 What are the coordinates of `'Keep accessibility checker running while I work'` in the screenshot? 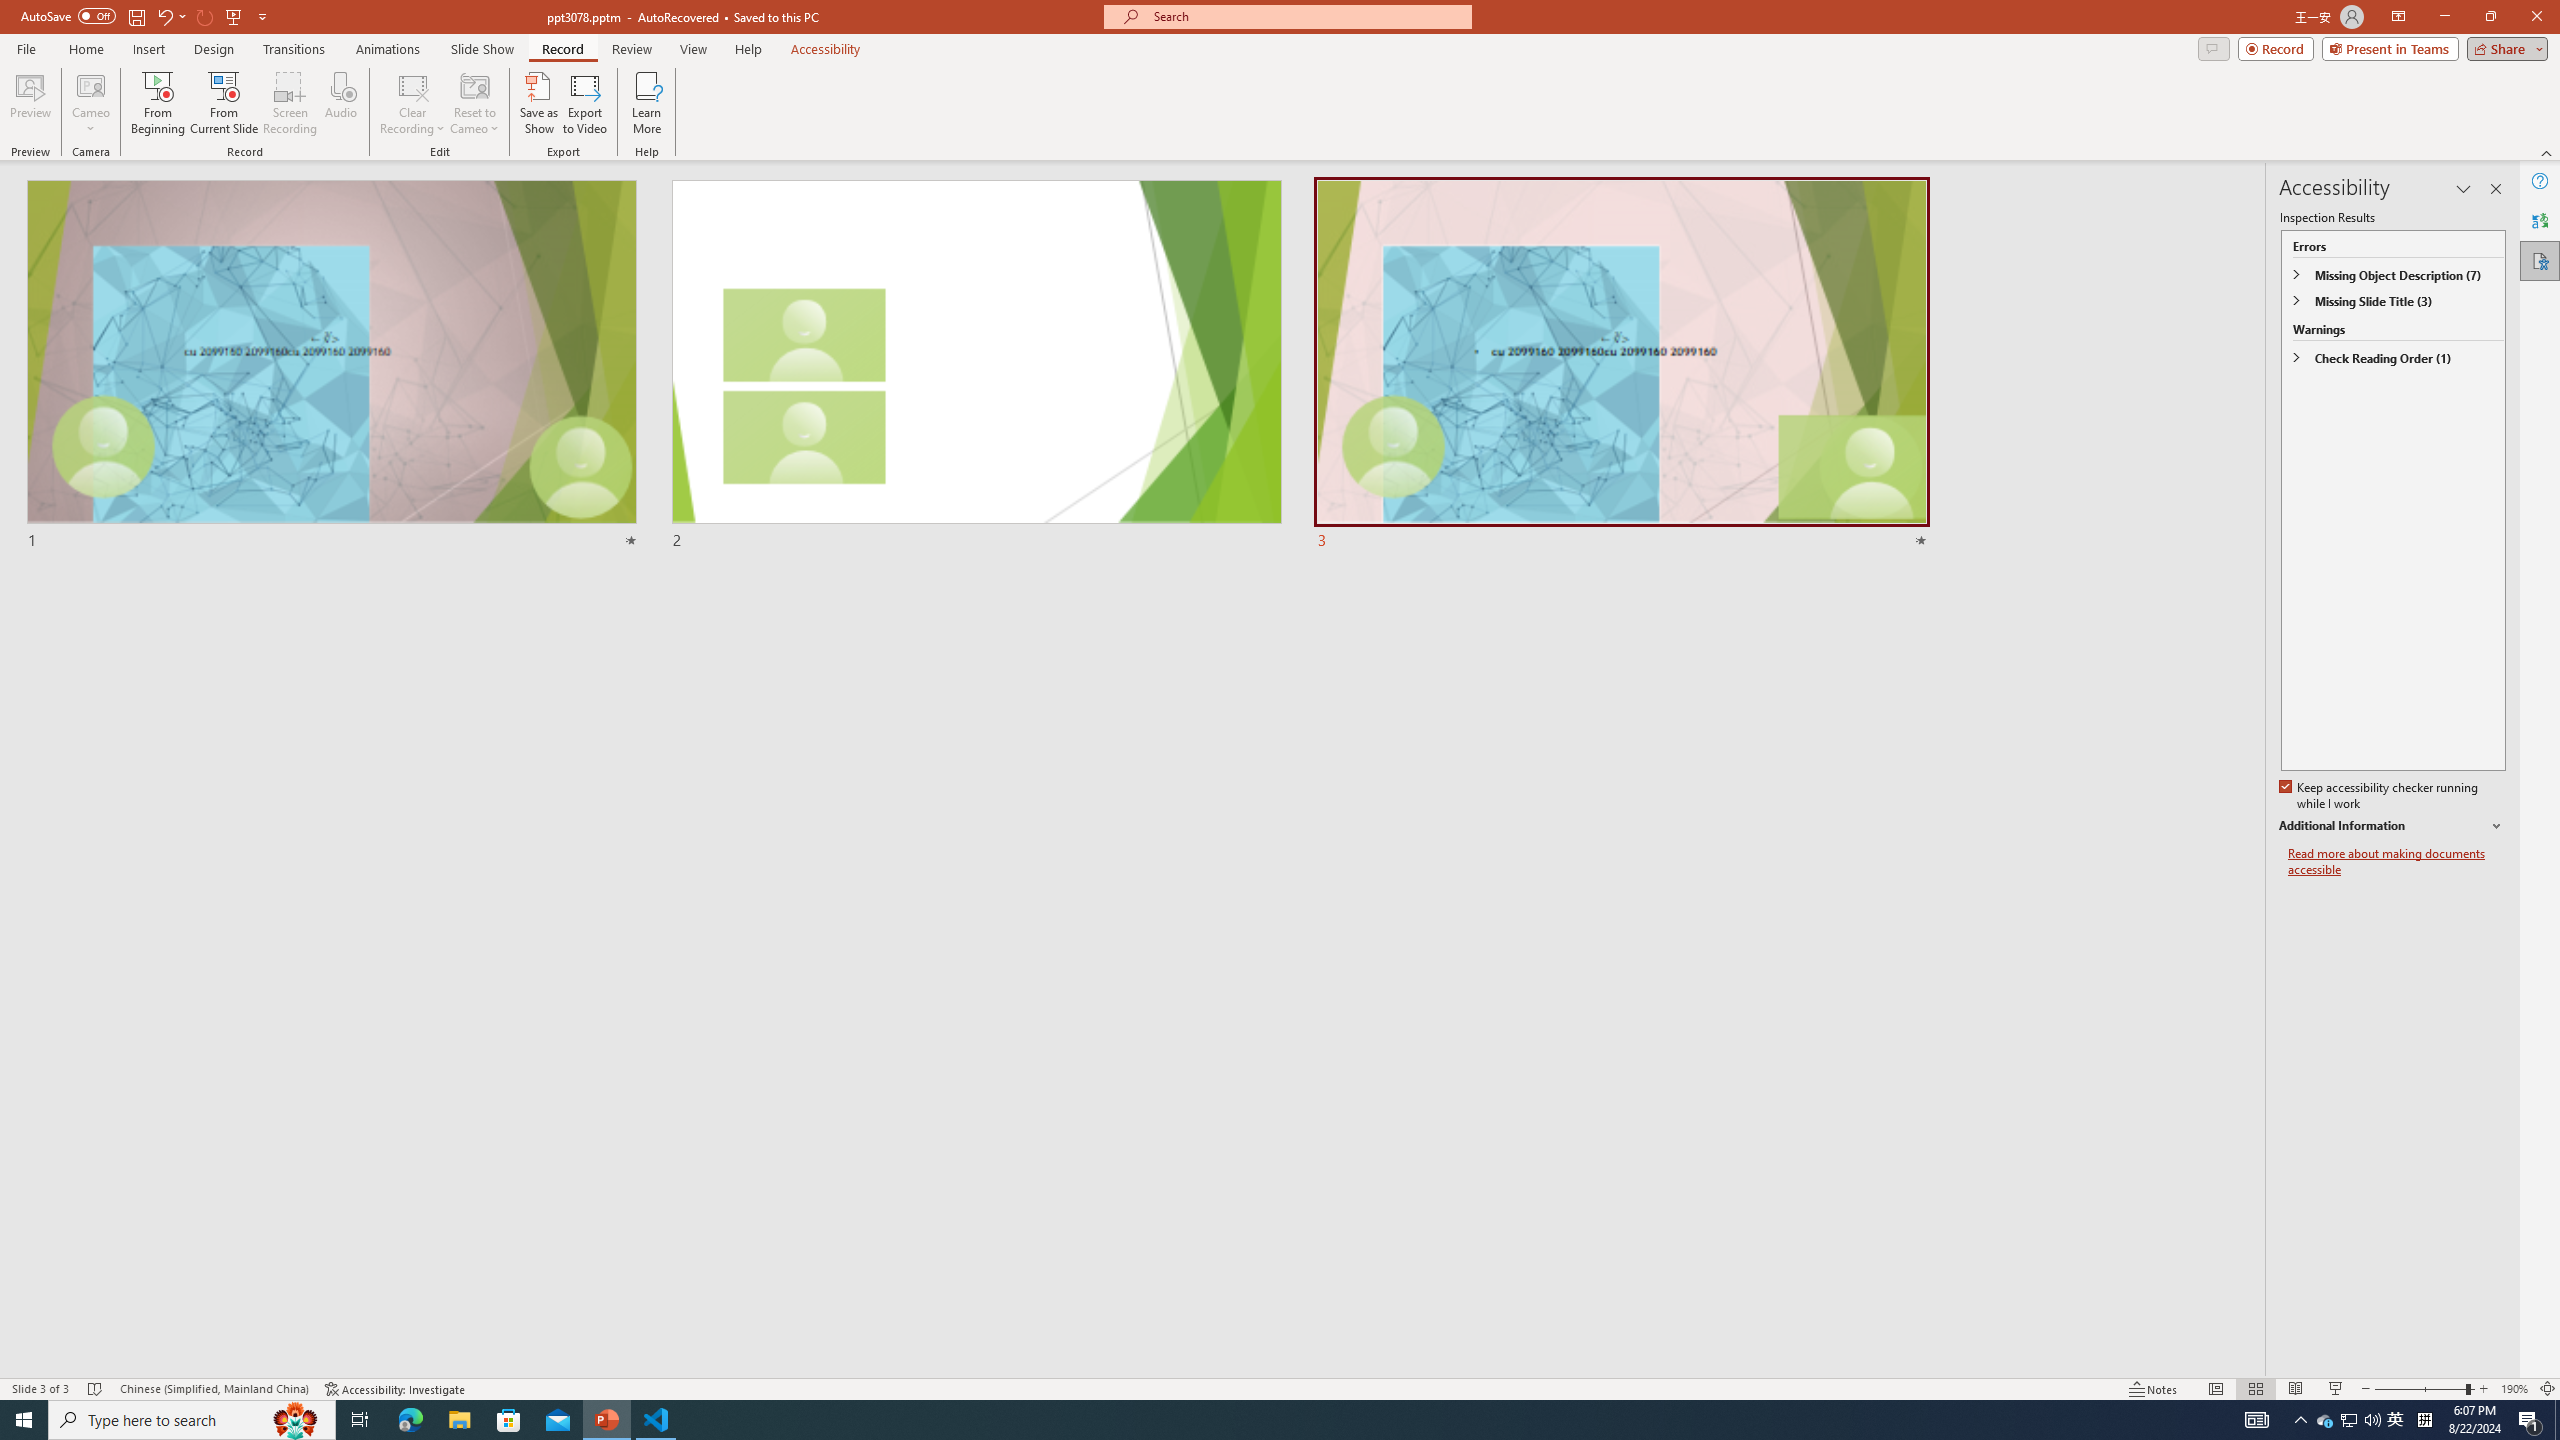 It's located at (2380, 796).